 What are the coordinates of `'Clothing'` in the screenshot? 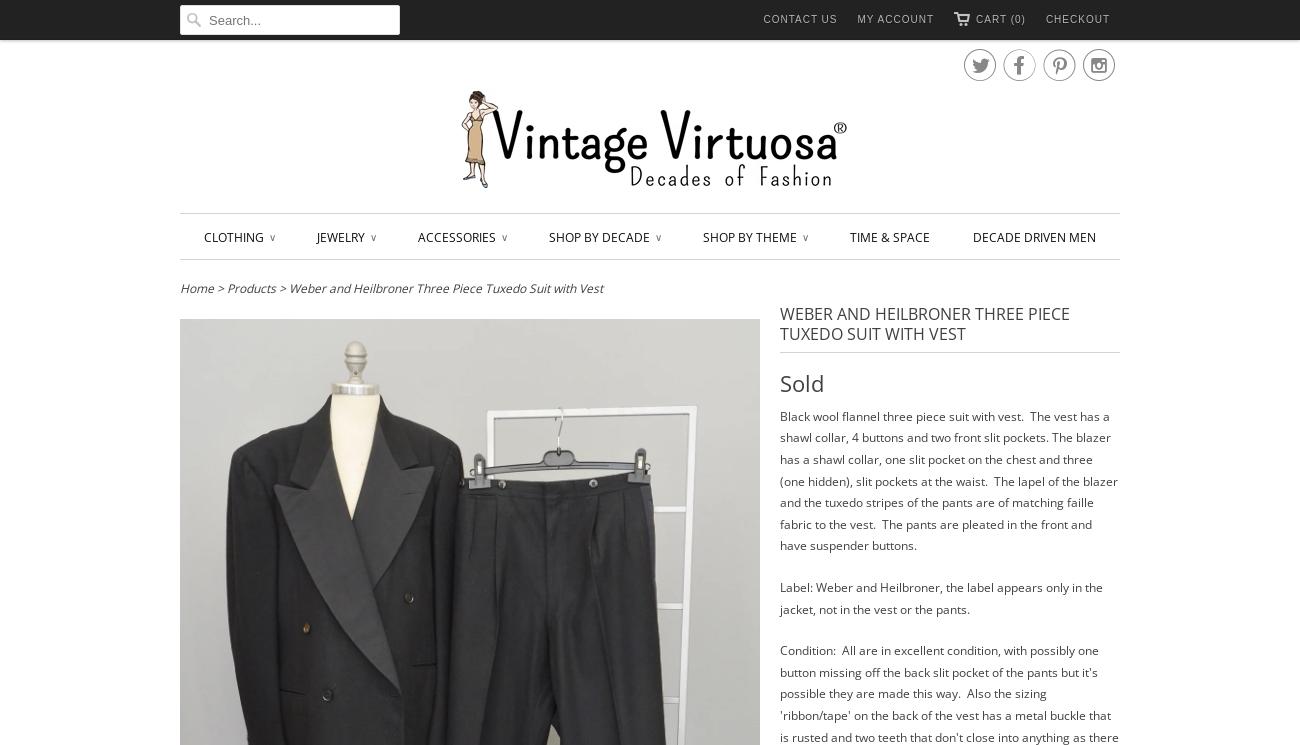 It's located at (234, 236).